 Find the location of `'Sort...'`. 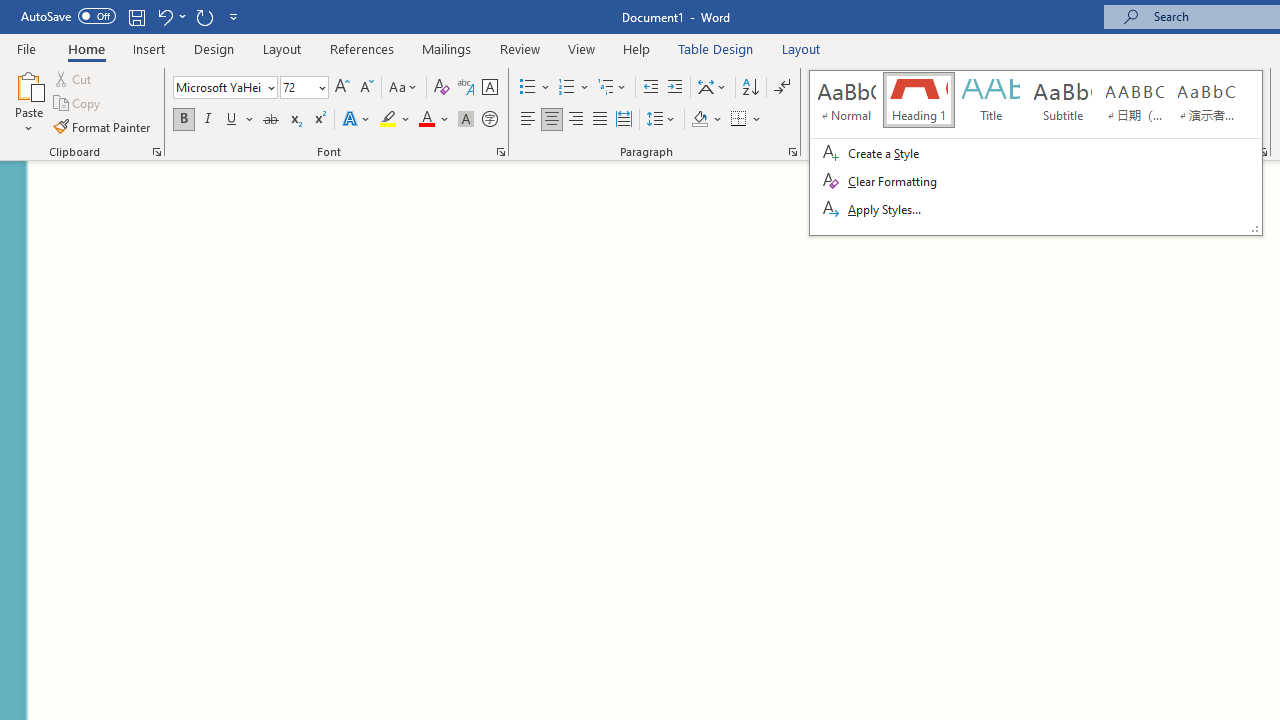

'Sort...' is located at coordinates (749, 86).